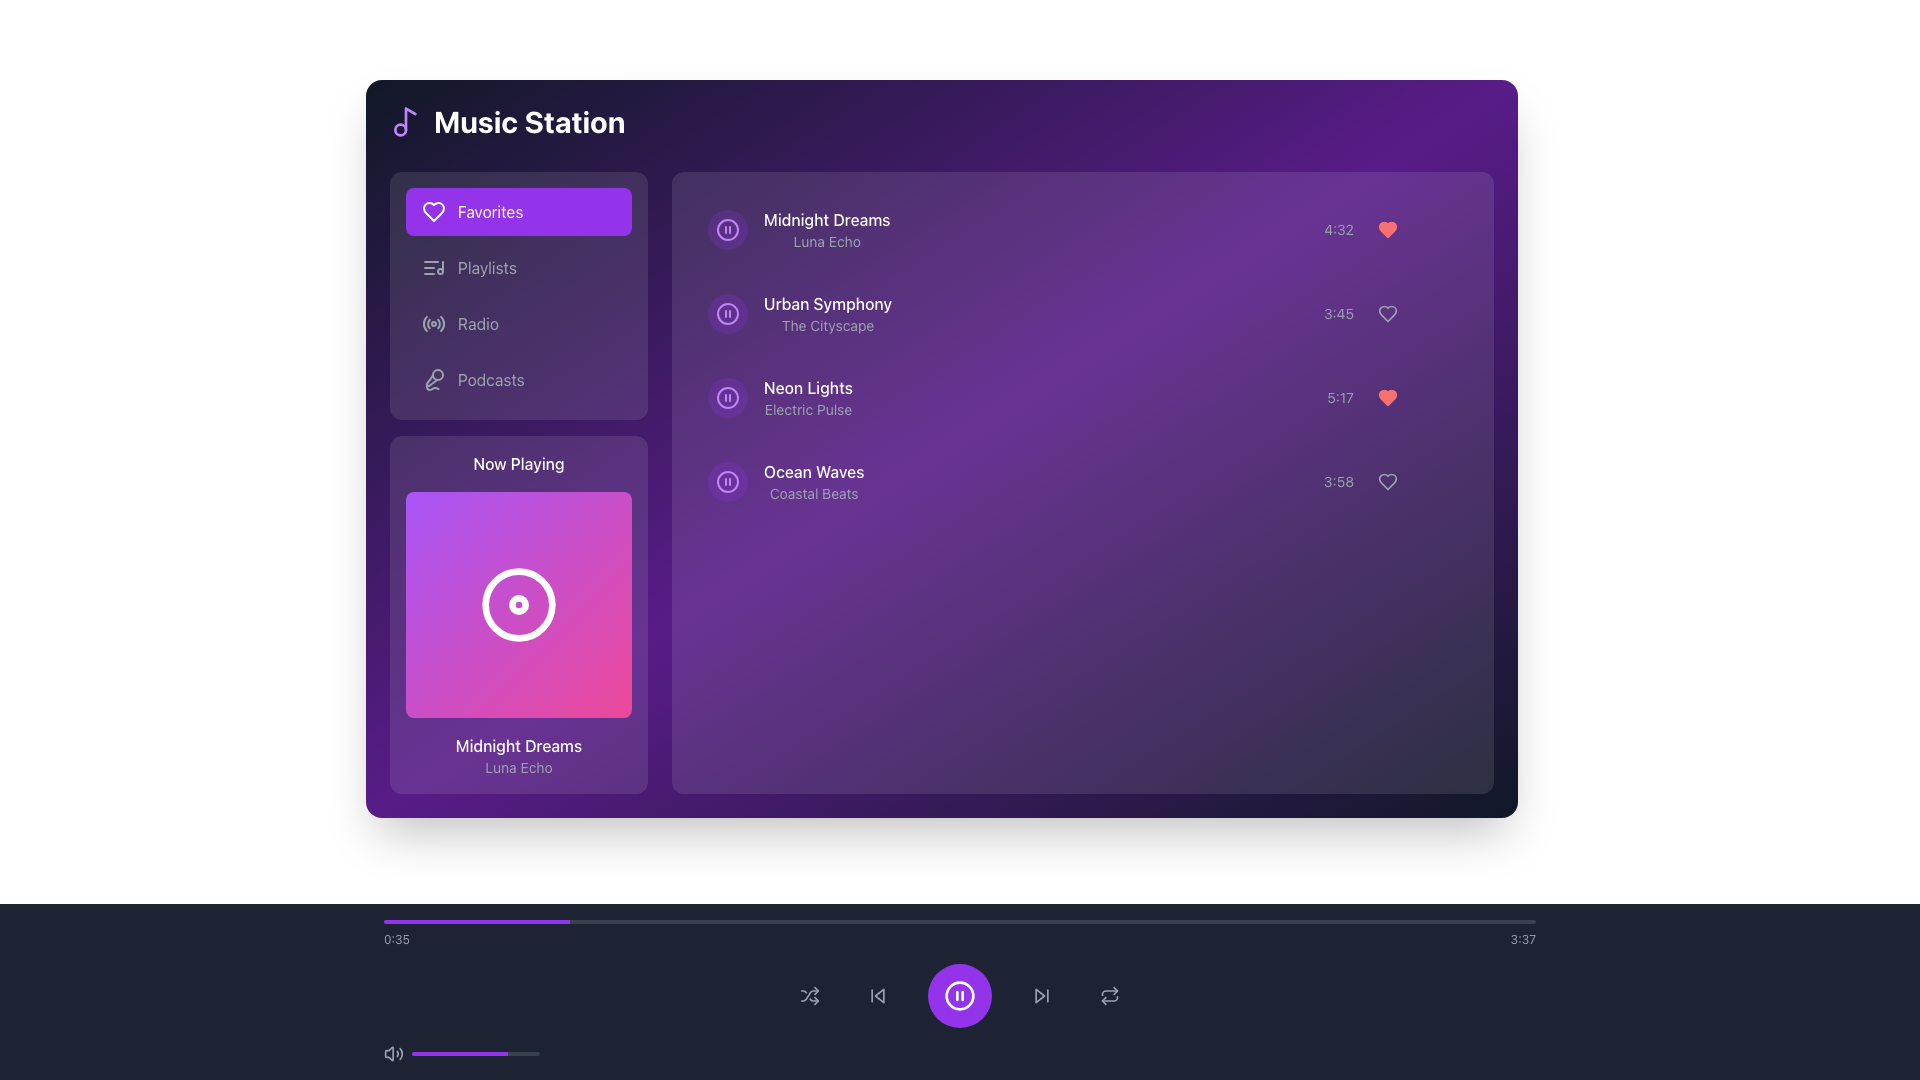 This screenshot has width=1920, height=1080. What do you see at coordinates (1339, 482) in the screenshot?
I see `the text label that displays the duration of the specific song in the playlist, located in the far-right column` at bounding box center [1339, 482].